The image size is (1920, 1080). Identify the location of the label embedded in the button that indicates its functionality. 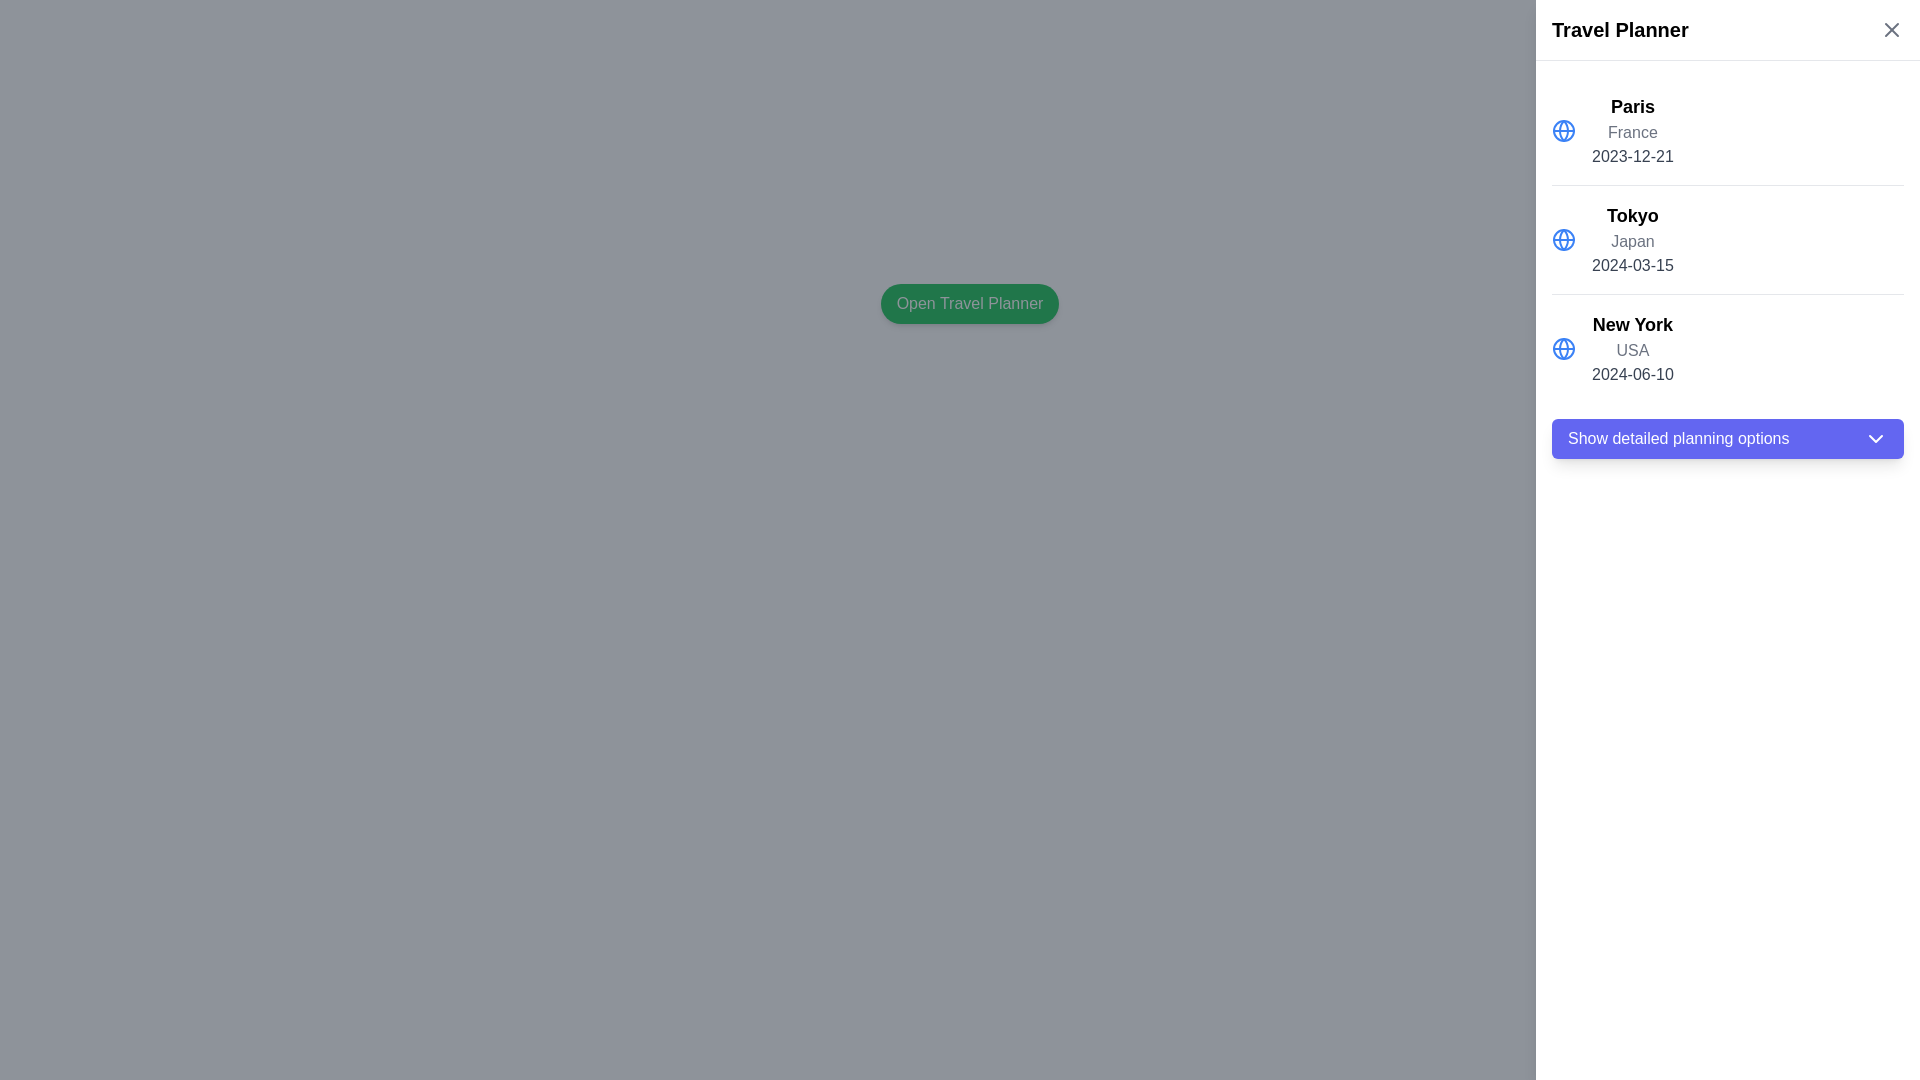
(1678, 438).